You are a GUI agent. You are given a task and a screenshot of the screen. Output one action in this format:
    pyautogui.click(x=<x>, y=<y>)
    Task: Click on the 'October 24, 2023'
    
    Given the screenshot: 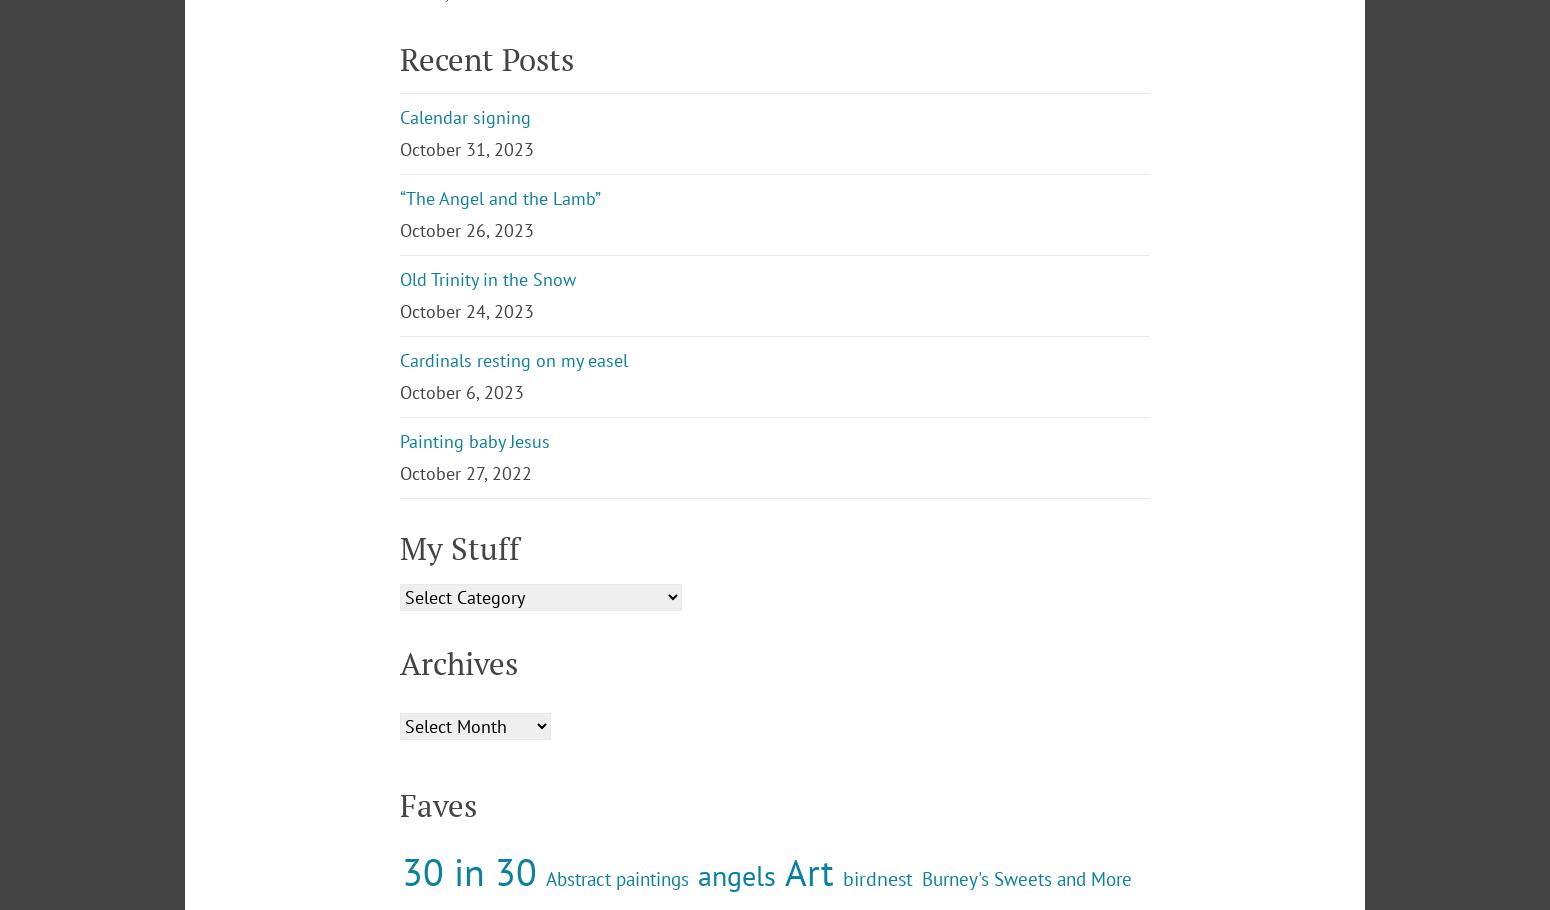 What is the action you would take?
    pyautogui.click(x=466, y=474)
    